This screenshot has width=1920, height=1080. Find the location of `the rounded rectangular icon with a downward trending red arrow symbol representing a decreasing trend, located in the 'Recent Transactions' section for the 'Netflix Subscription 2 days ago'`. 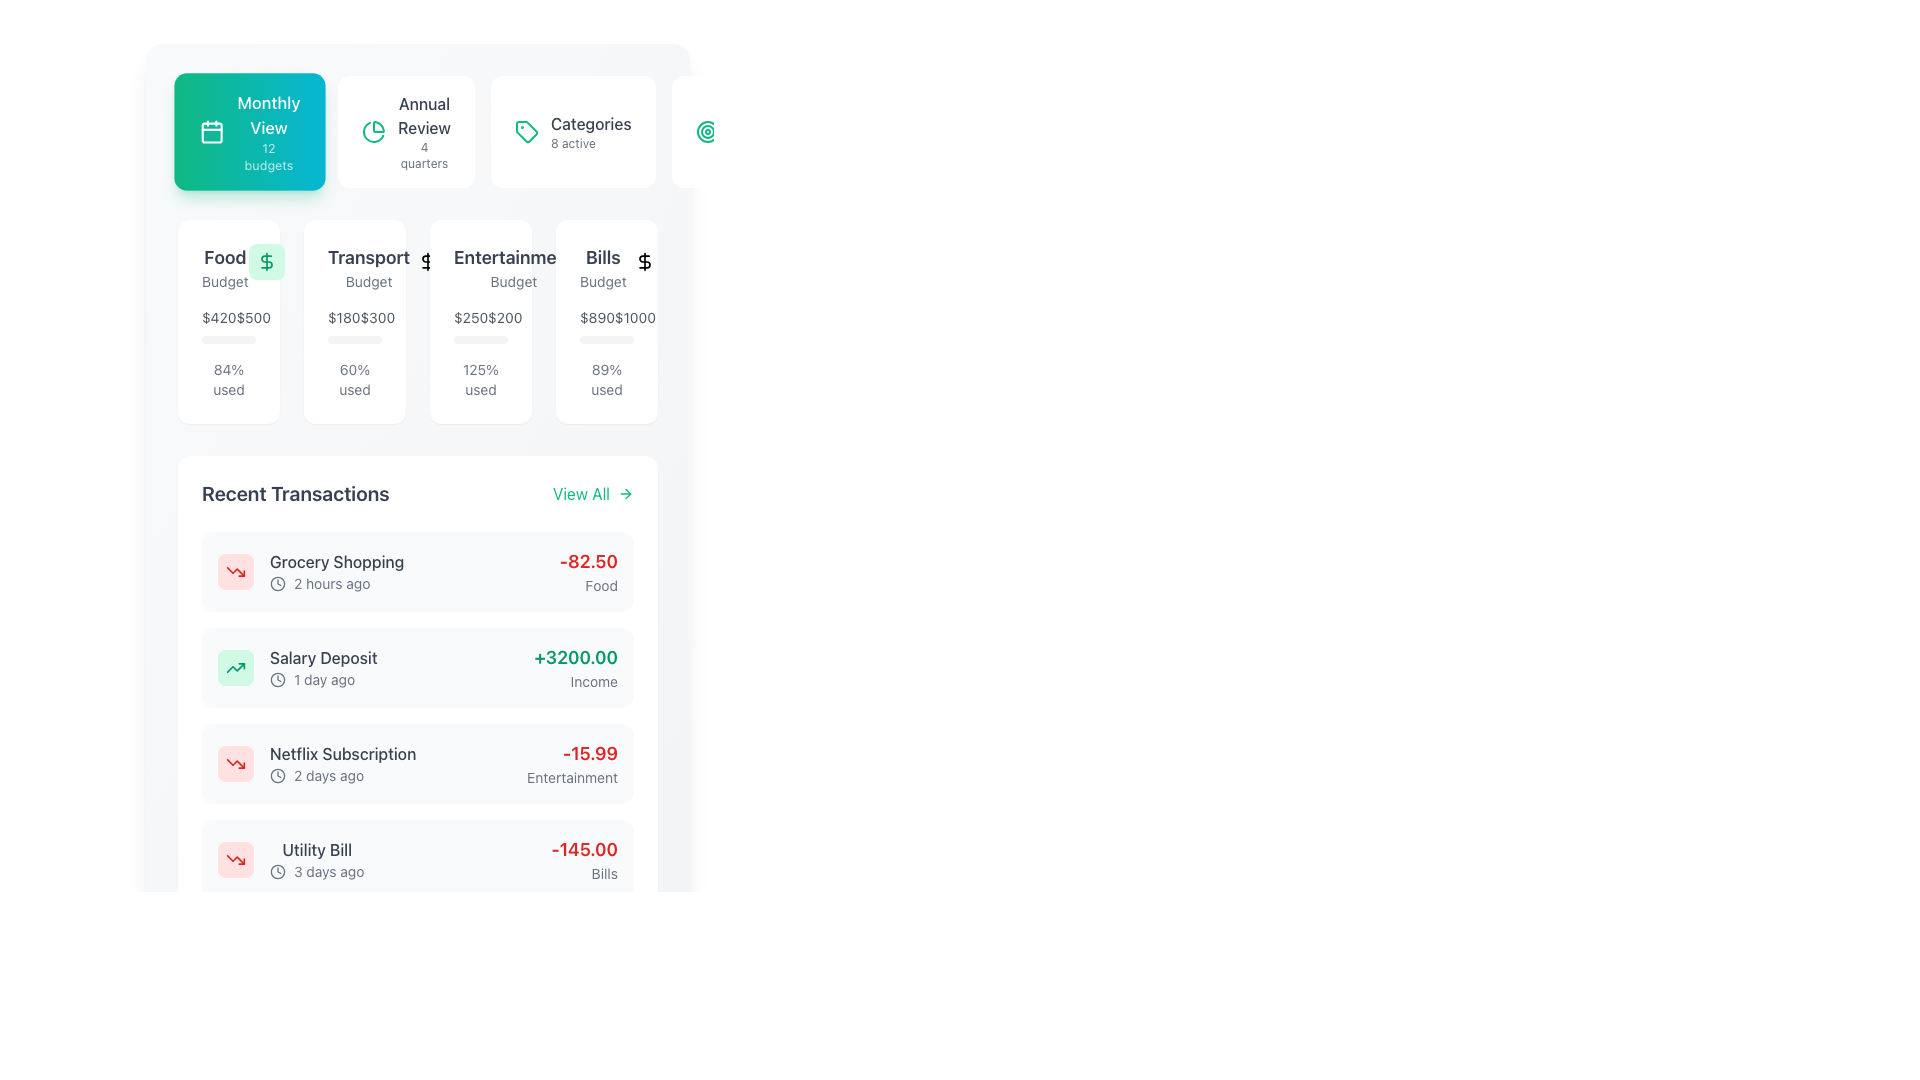

the rounded rectangular icon with a downward trending red arrow symbol representing a decreasing trend, located in the 'Recent Transactions' section for the 'Netflix Subscription 2 days ago' is located at coordinates (235, 763).